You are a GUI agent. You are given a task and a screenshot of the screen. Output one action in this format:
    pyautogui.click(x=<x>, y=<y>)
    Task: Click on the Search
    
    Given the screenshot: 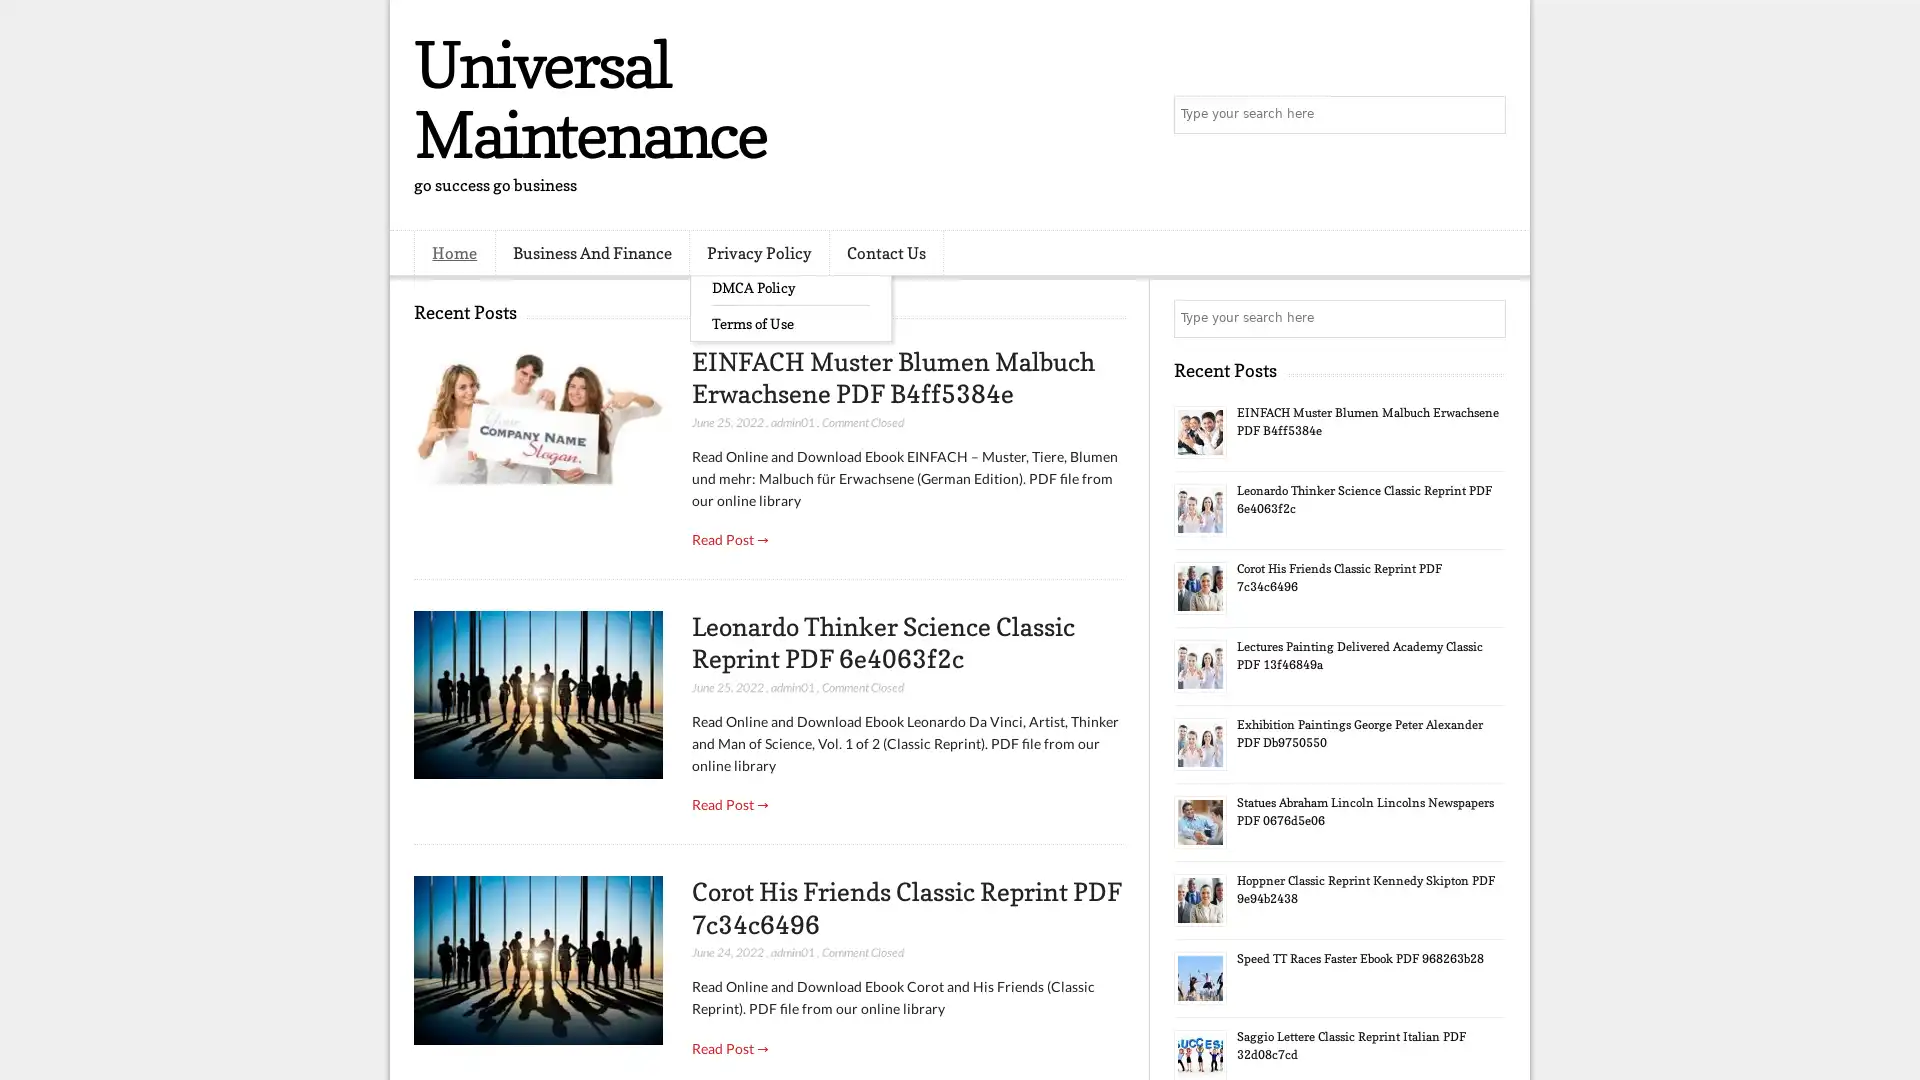 What is the action you would take?
    pyautogui.click(x=1485, y=115)
    